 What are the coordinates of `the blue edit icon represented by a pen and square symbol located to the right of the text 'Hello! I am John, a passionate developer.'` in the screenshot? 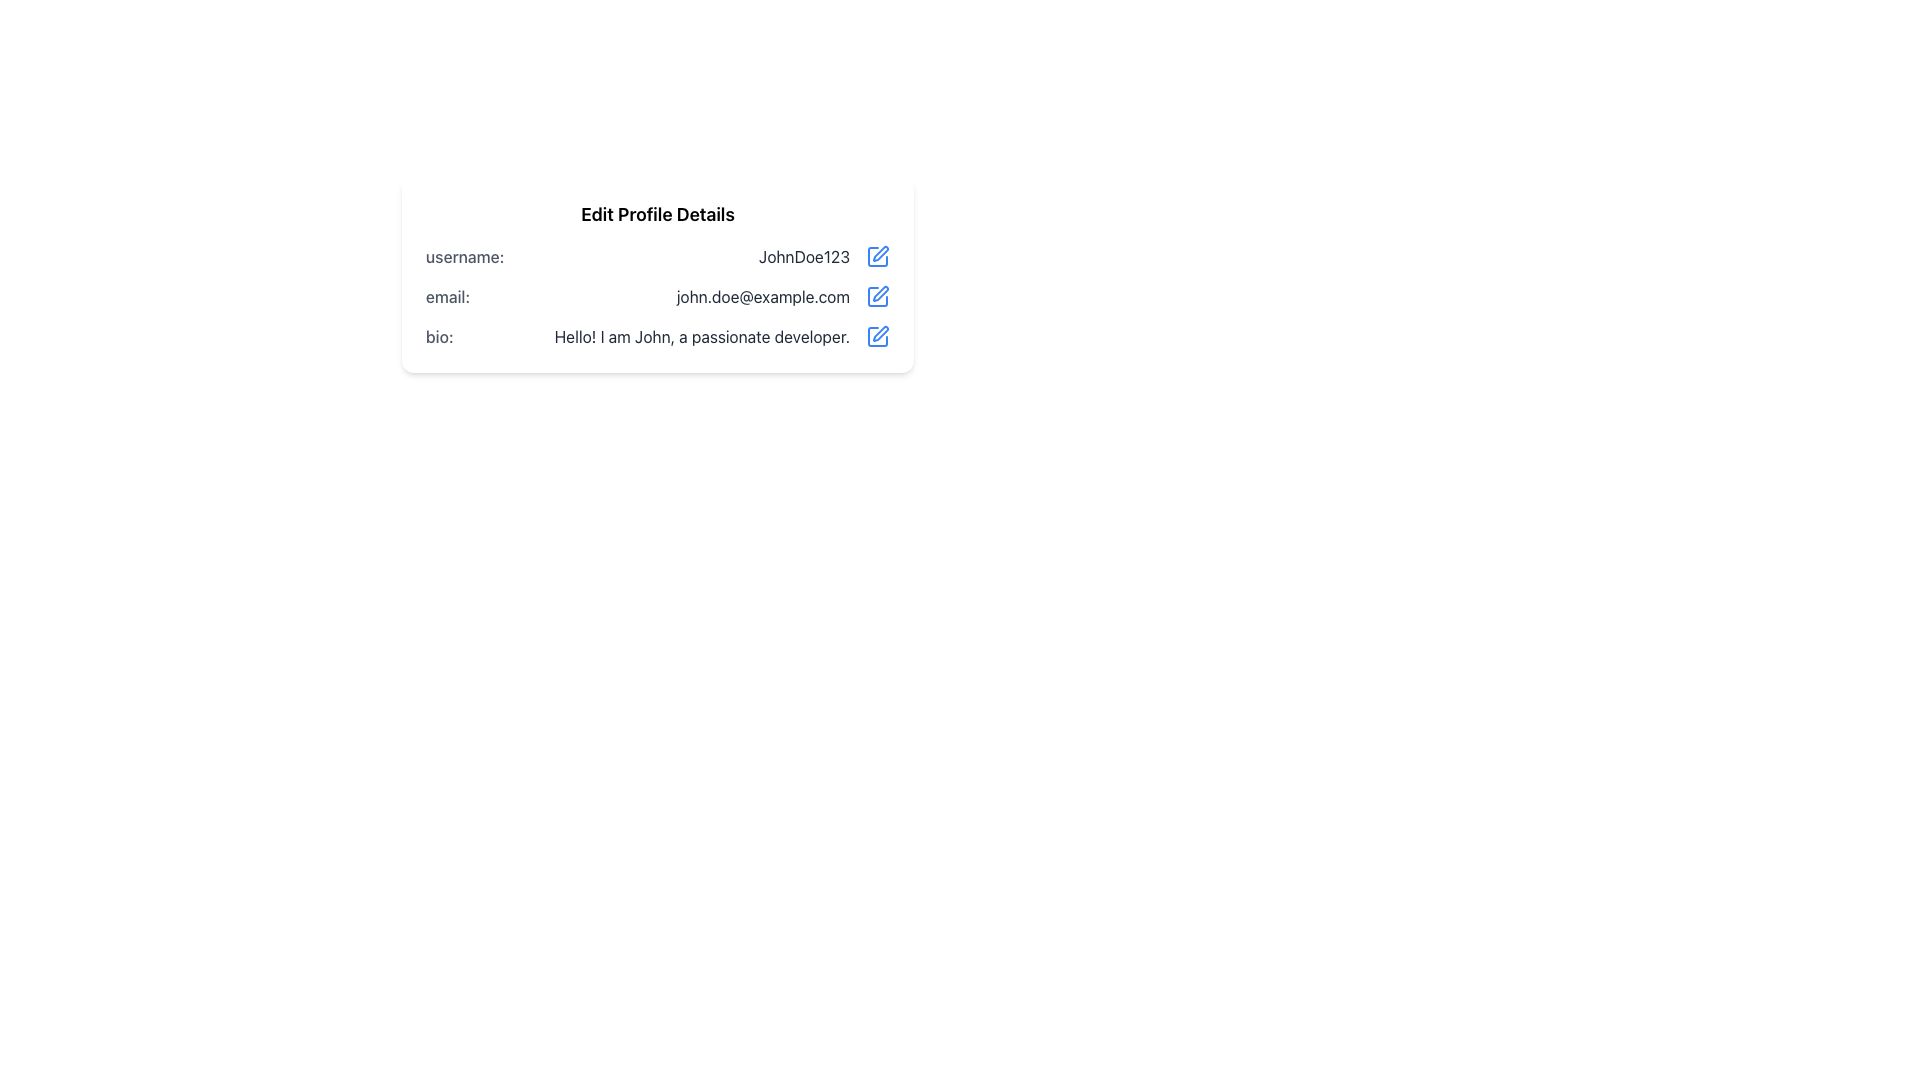 It's located at (878, 335).